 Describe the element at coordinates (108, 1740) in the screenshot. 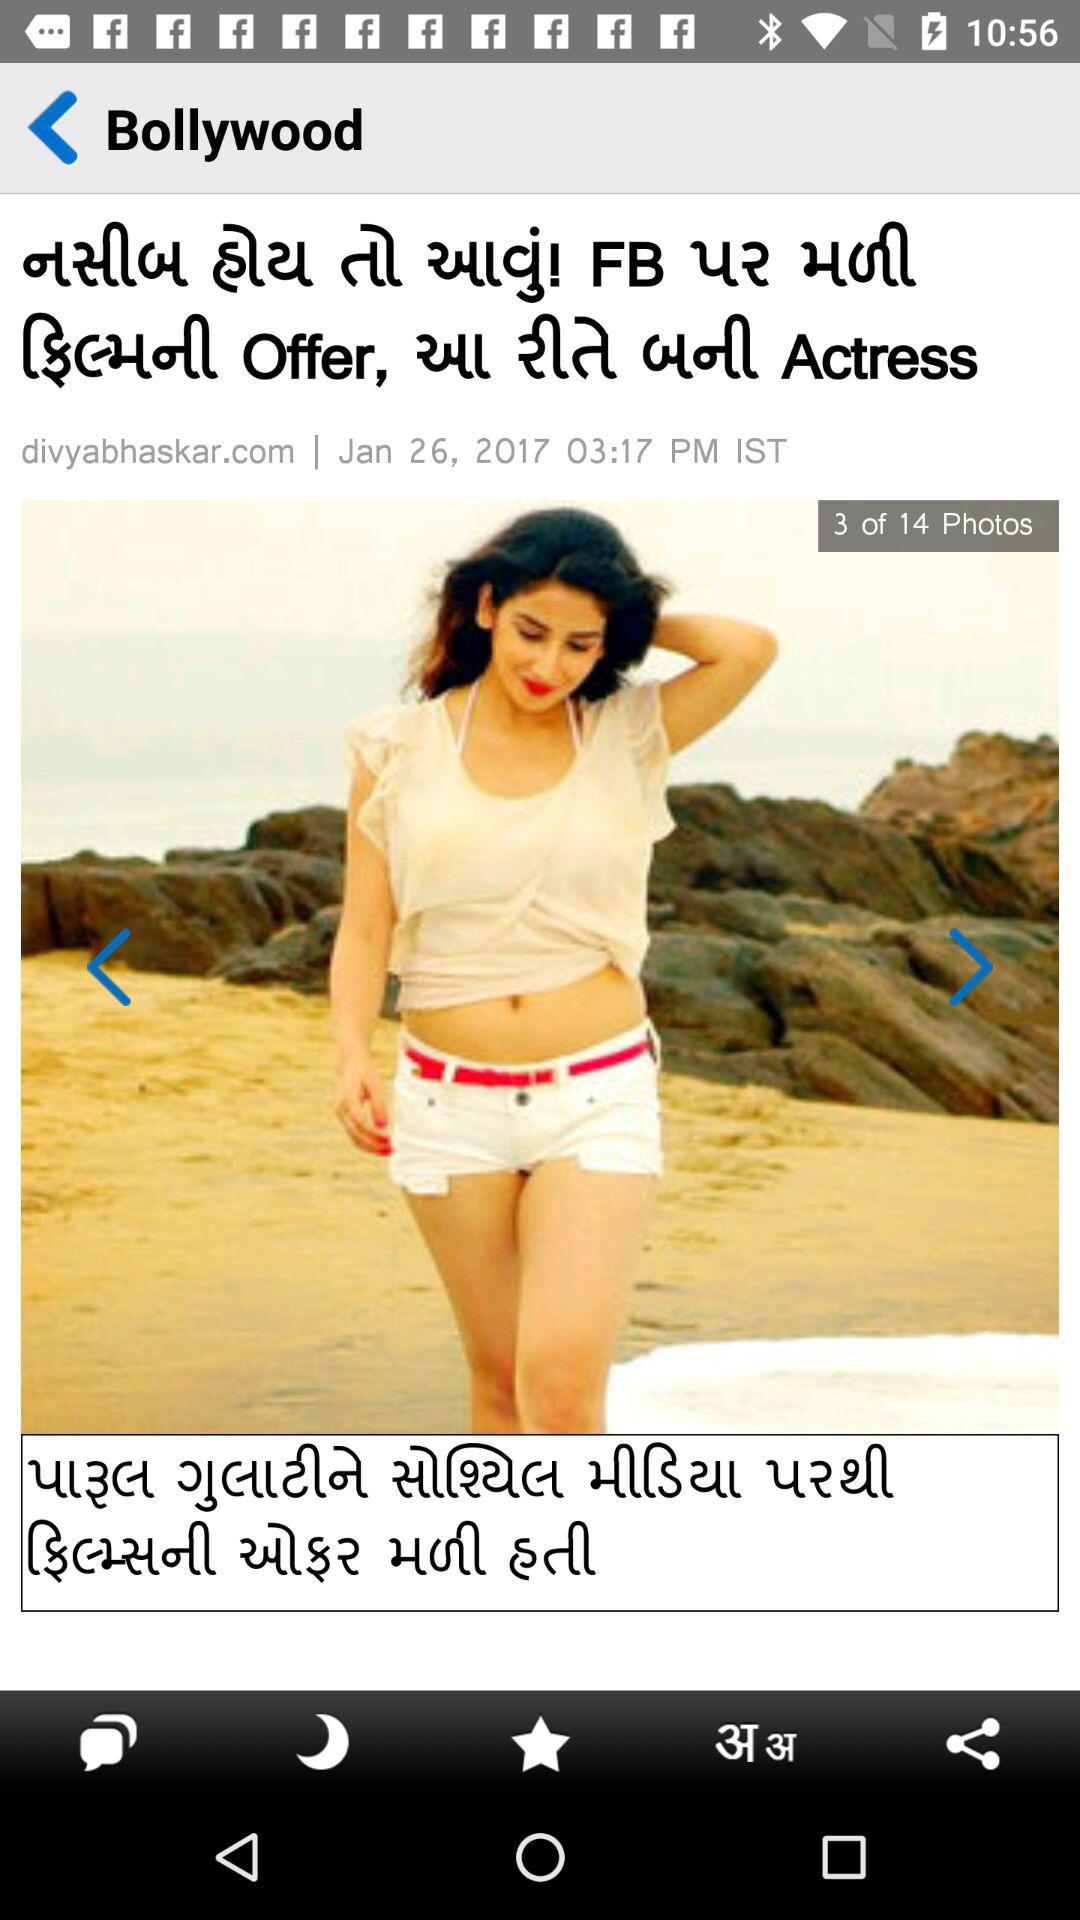

I see `the info icon` at that location.